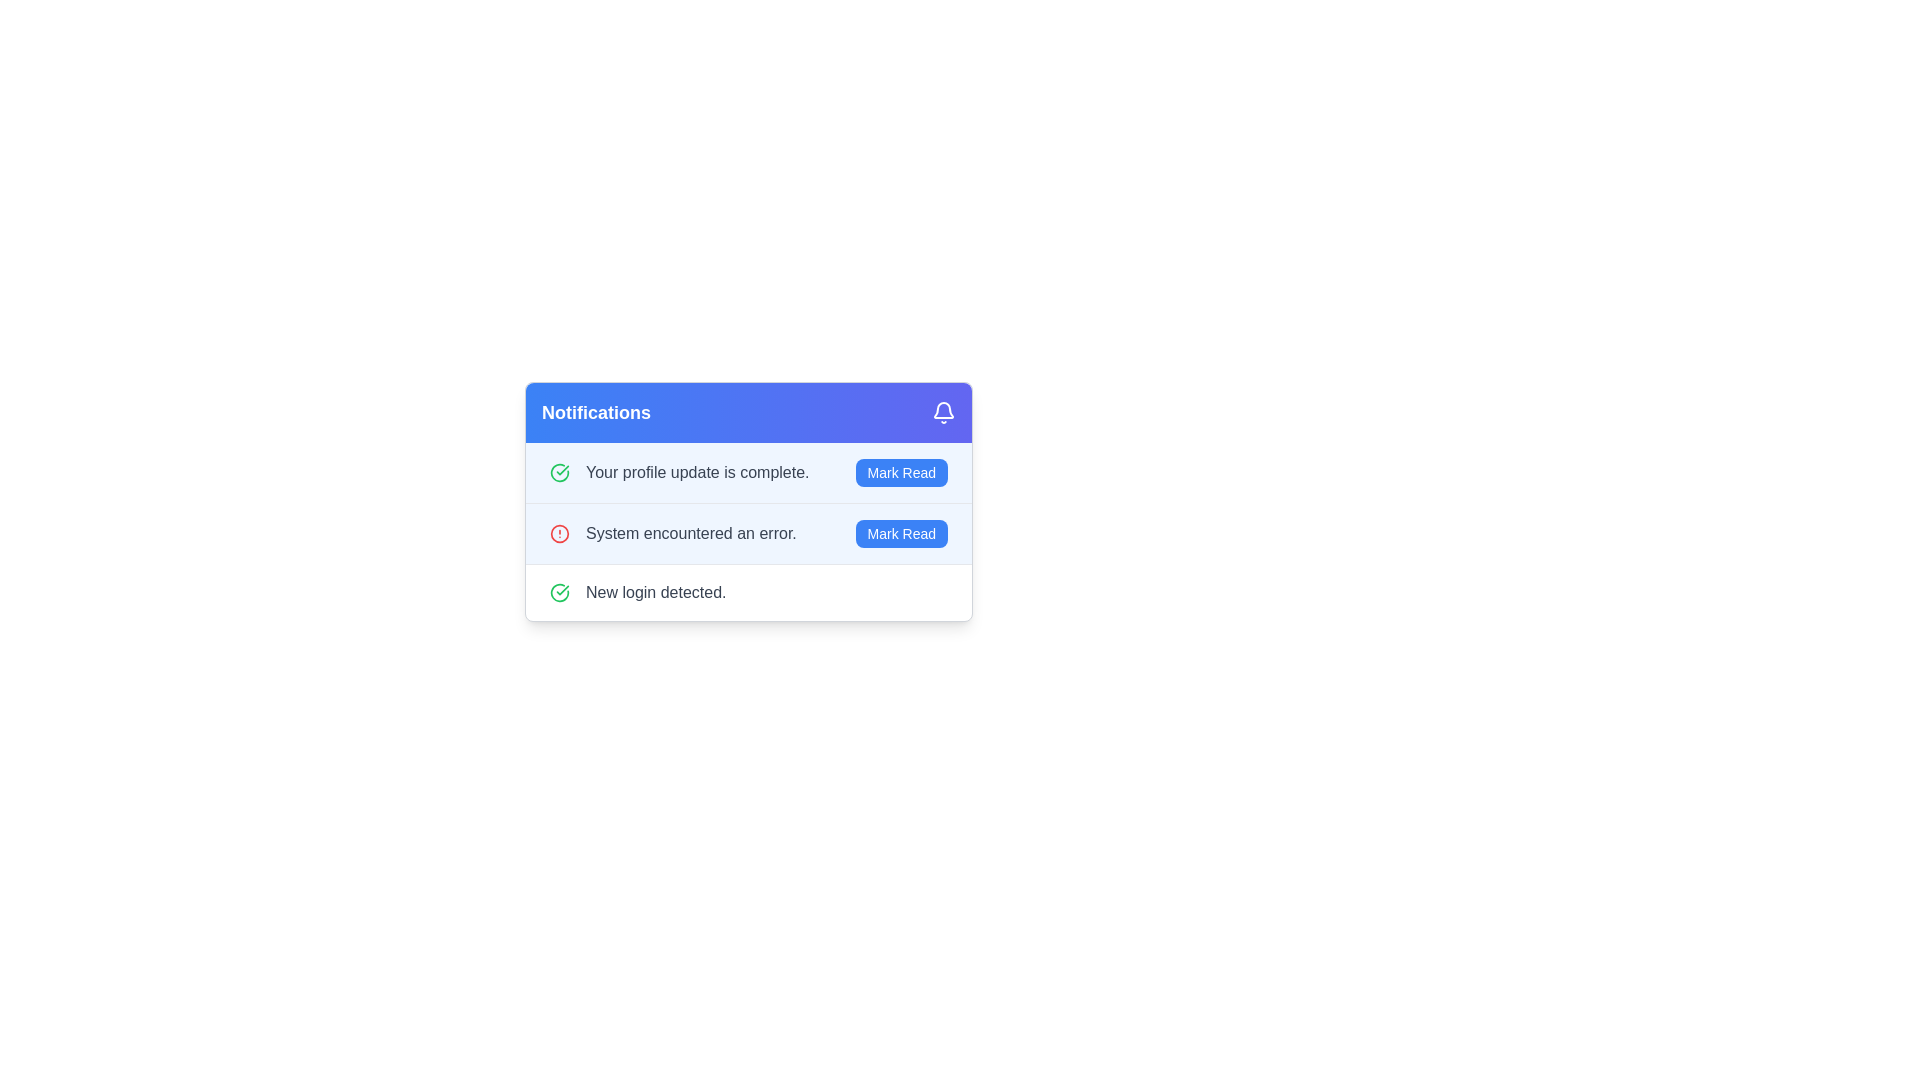 Image resolution: width=1920 pixels, height=1080 pixels. I want to click on notification message that indicates the successful completion of the profile update, positioned in the notification list under 'Notifications', so click(697, 473).